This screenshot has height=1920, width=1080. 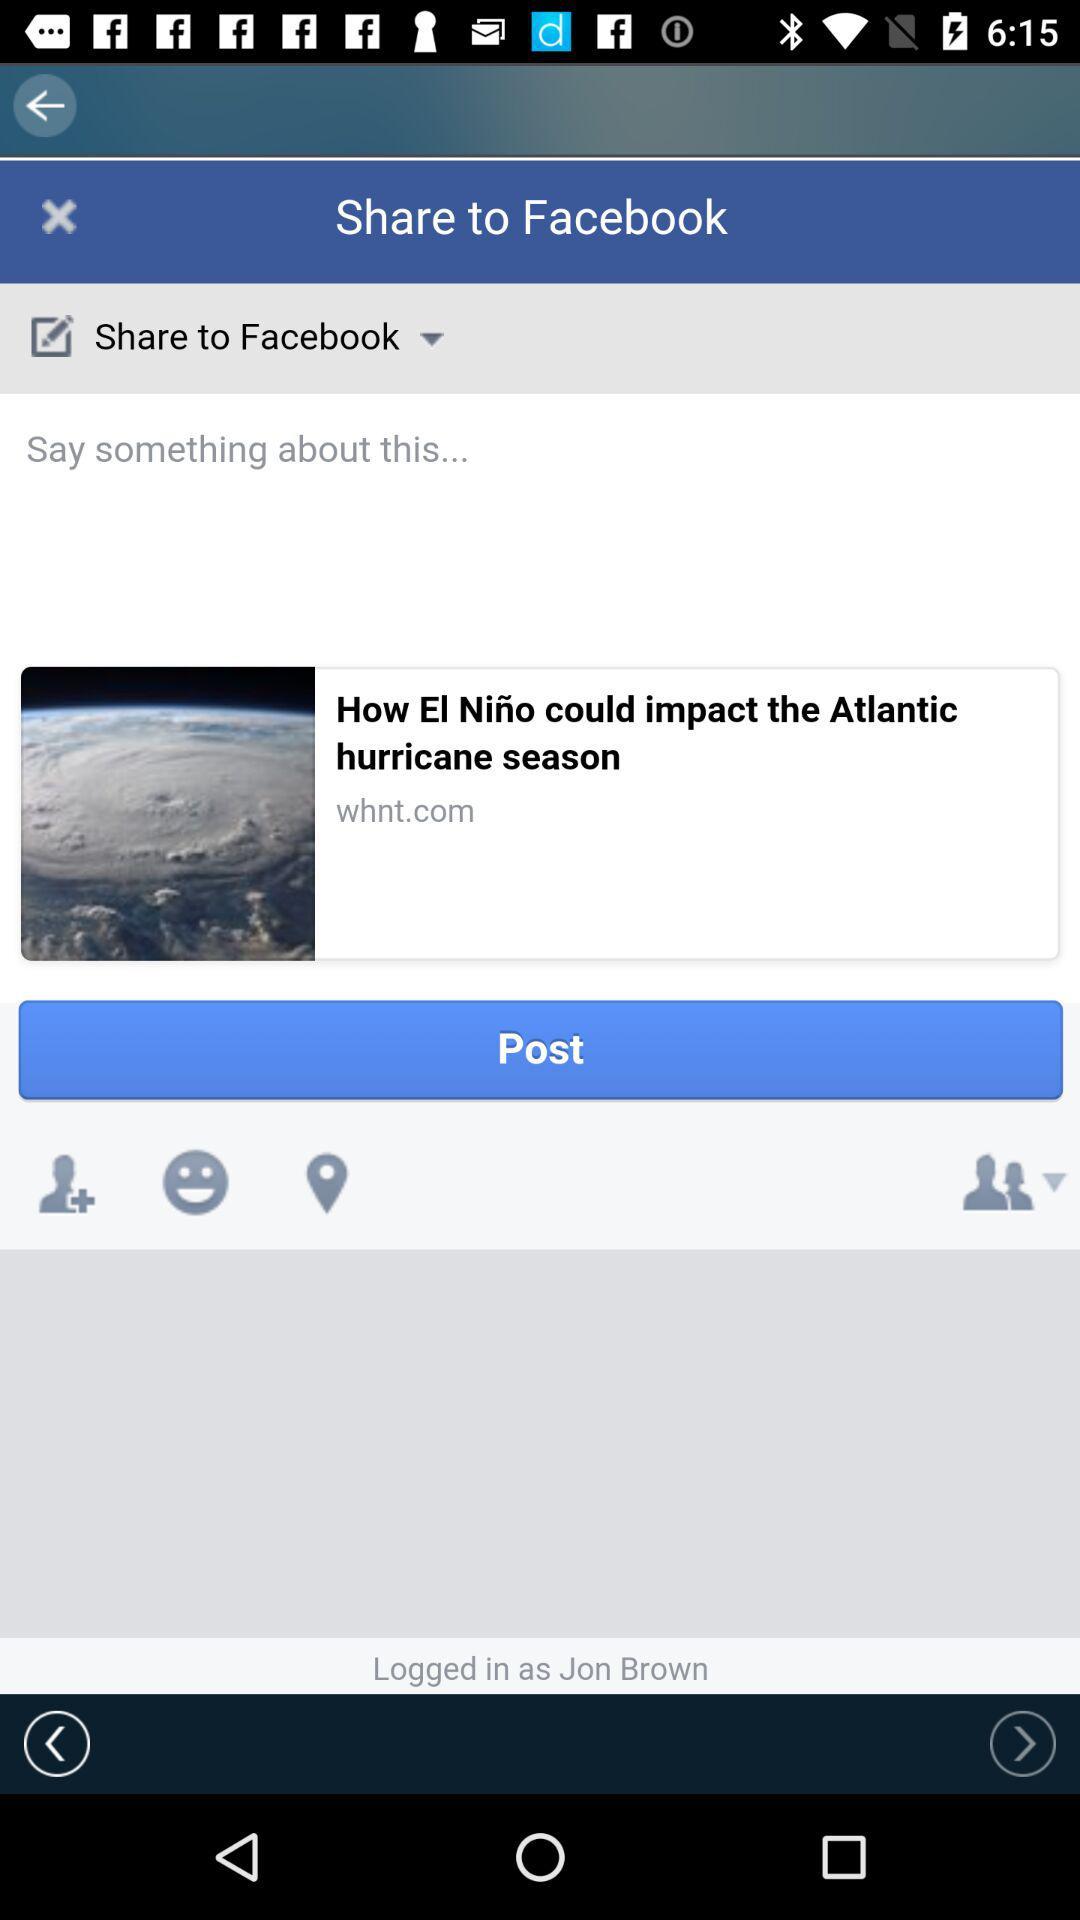 I want to click on previous, so click(x=1022, y=1742).